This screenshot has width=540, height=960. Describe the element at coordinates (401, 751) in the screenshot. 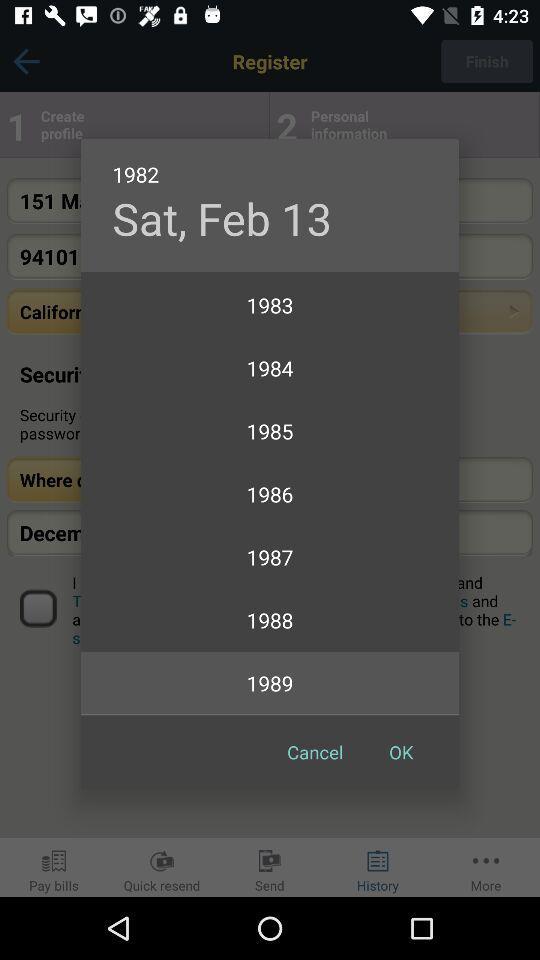

I see `ok at the bottom right corner` at that location.